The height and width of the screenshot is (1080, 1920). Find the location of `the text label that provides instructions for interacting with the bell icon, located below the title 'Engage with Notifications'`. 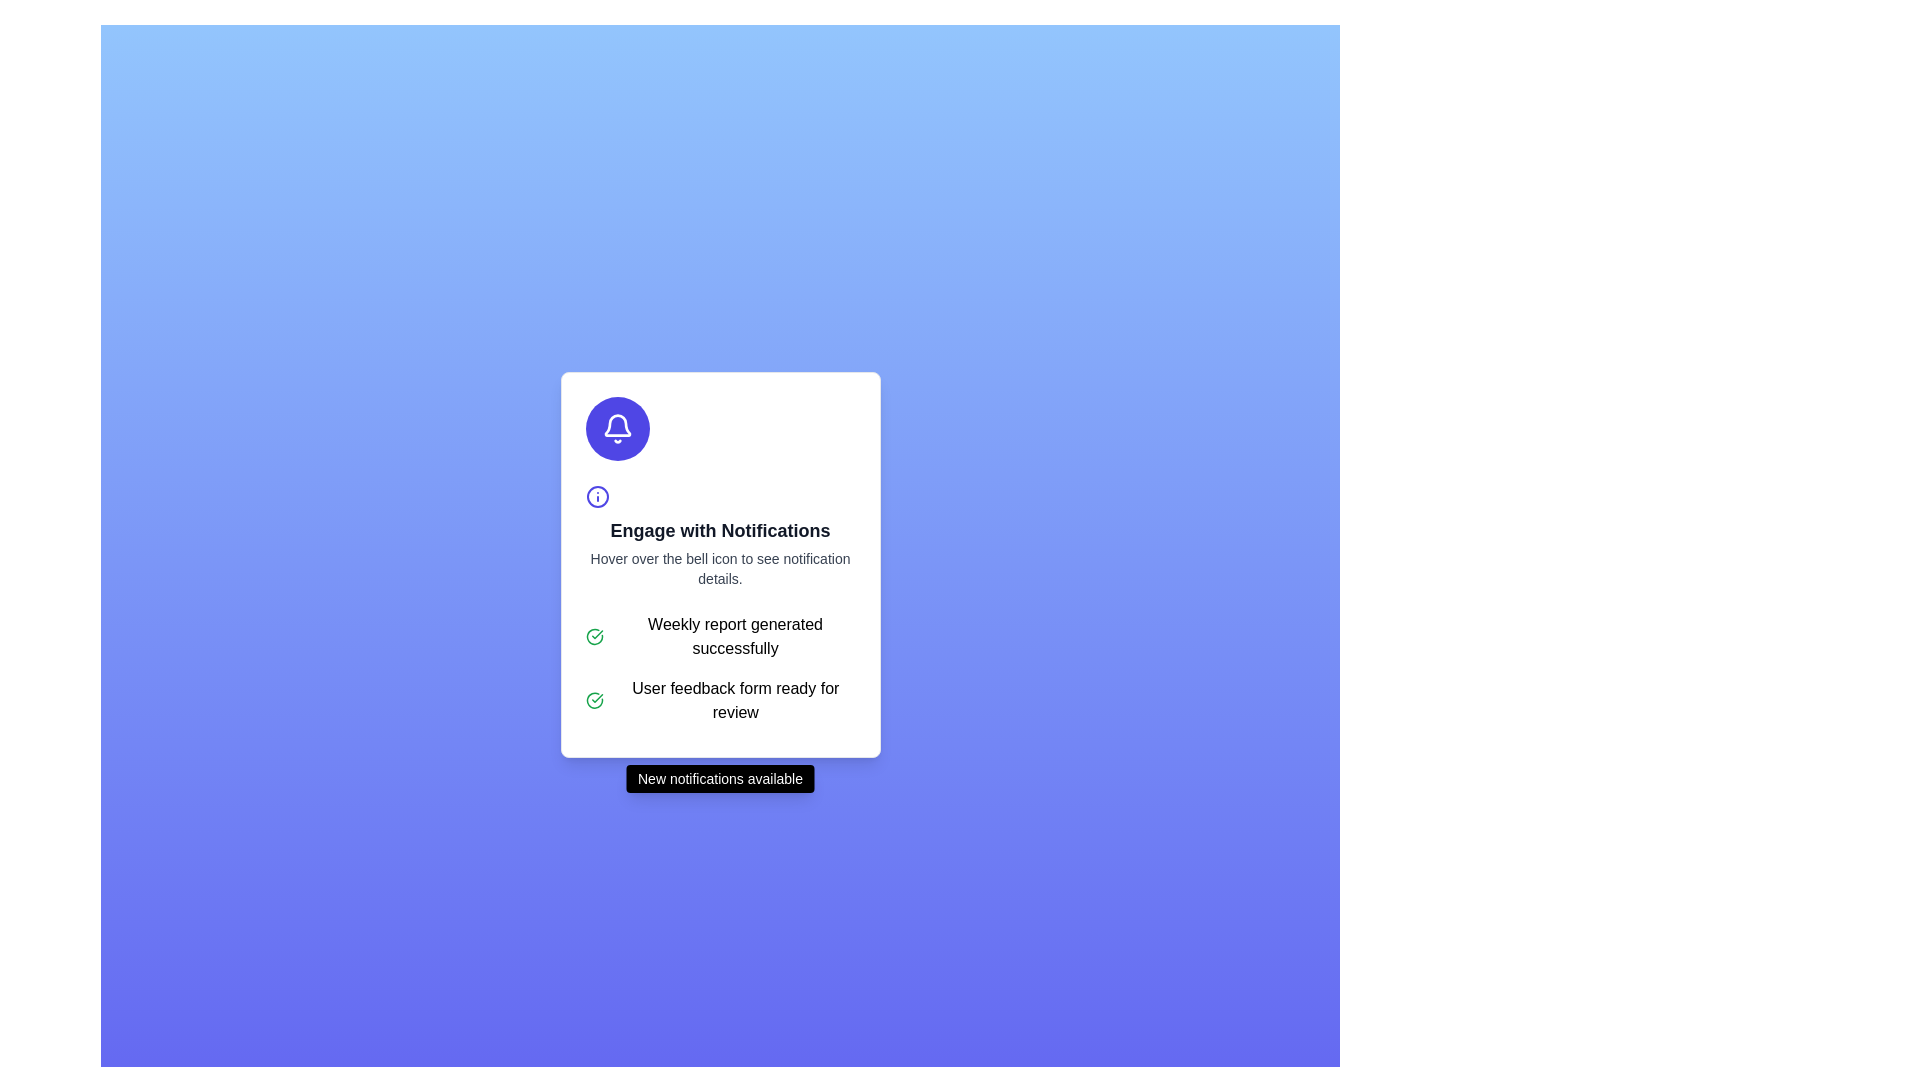

the text label that provides instructions for interacting with the bell icon, located below the title 'Engage with Notifications' is located at coordinates (720, 569).